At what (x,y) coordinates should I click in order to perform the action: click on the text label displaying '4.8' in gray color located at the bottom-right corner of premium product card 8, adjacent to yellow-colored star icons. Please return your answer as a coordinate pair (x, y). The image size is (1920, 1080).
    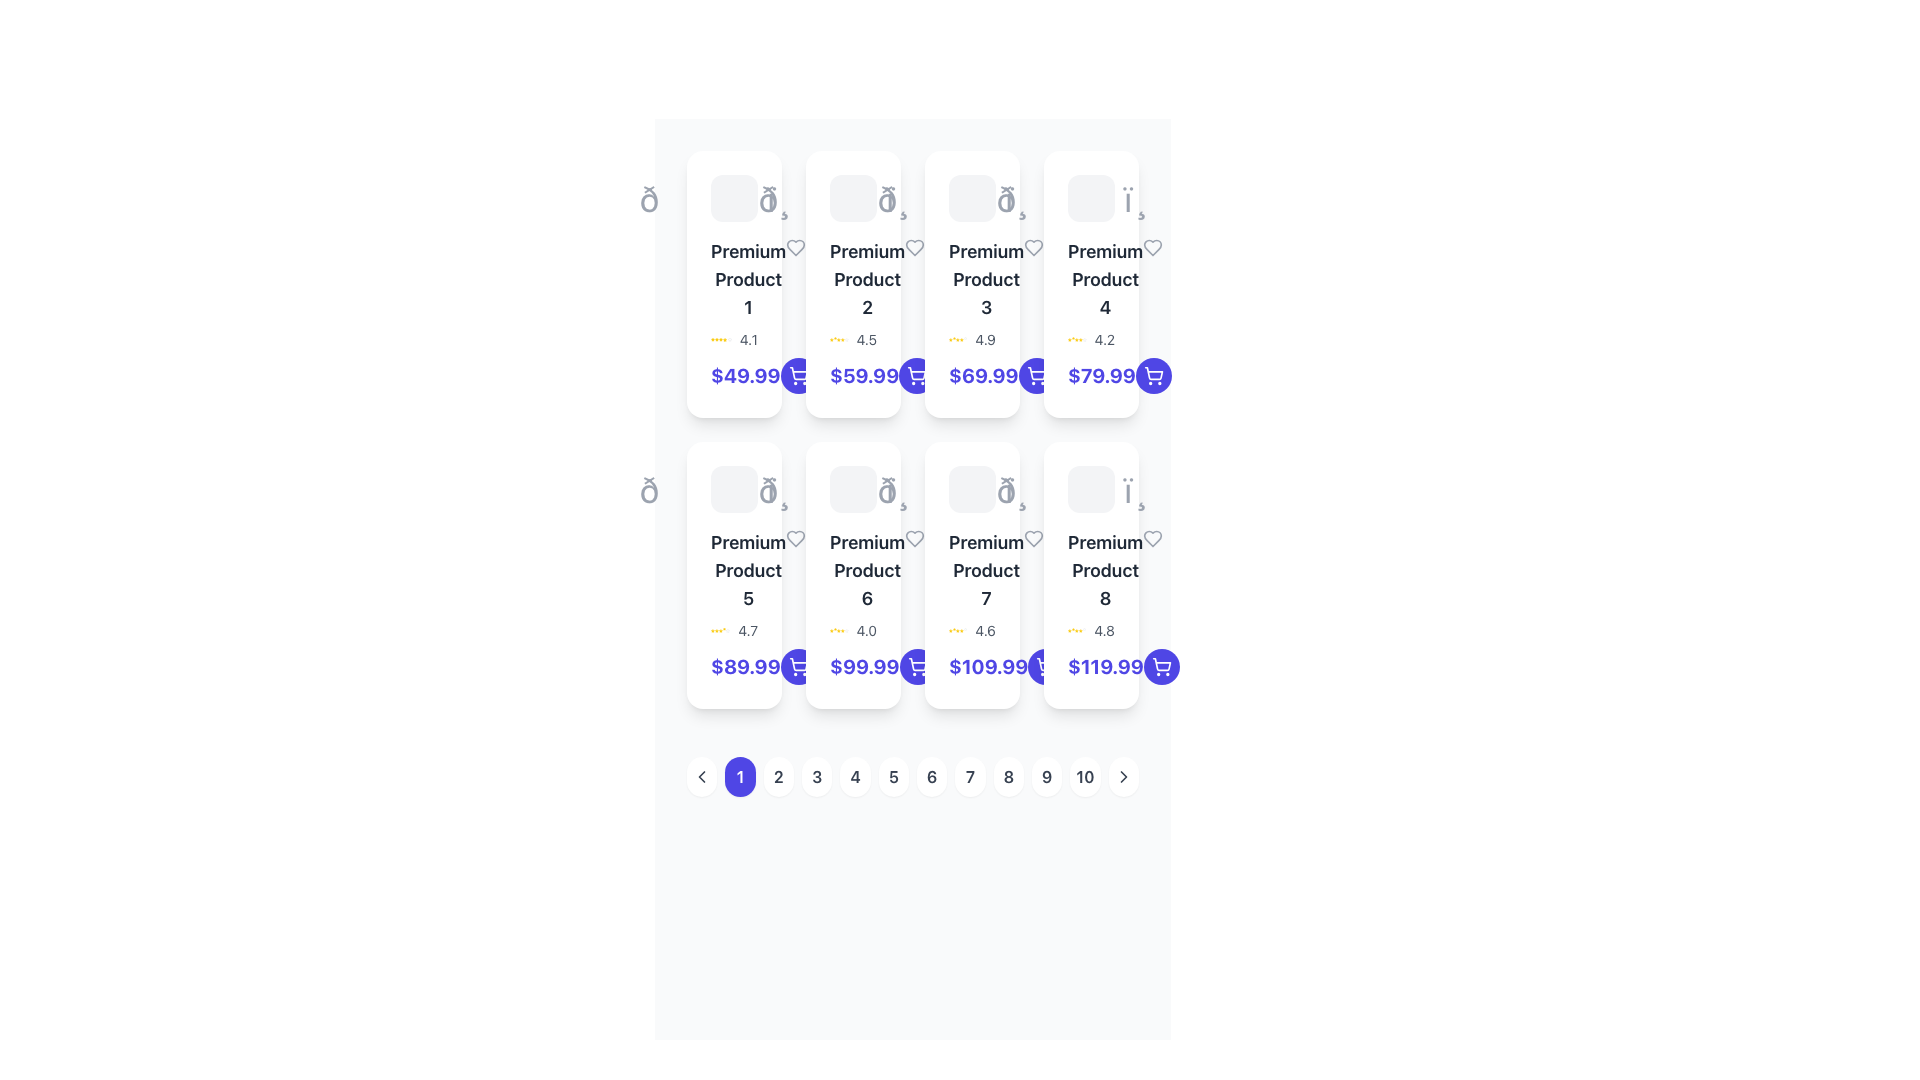
    Looking at the image, I should click on (1103, 631).